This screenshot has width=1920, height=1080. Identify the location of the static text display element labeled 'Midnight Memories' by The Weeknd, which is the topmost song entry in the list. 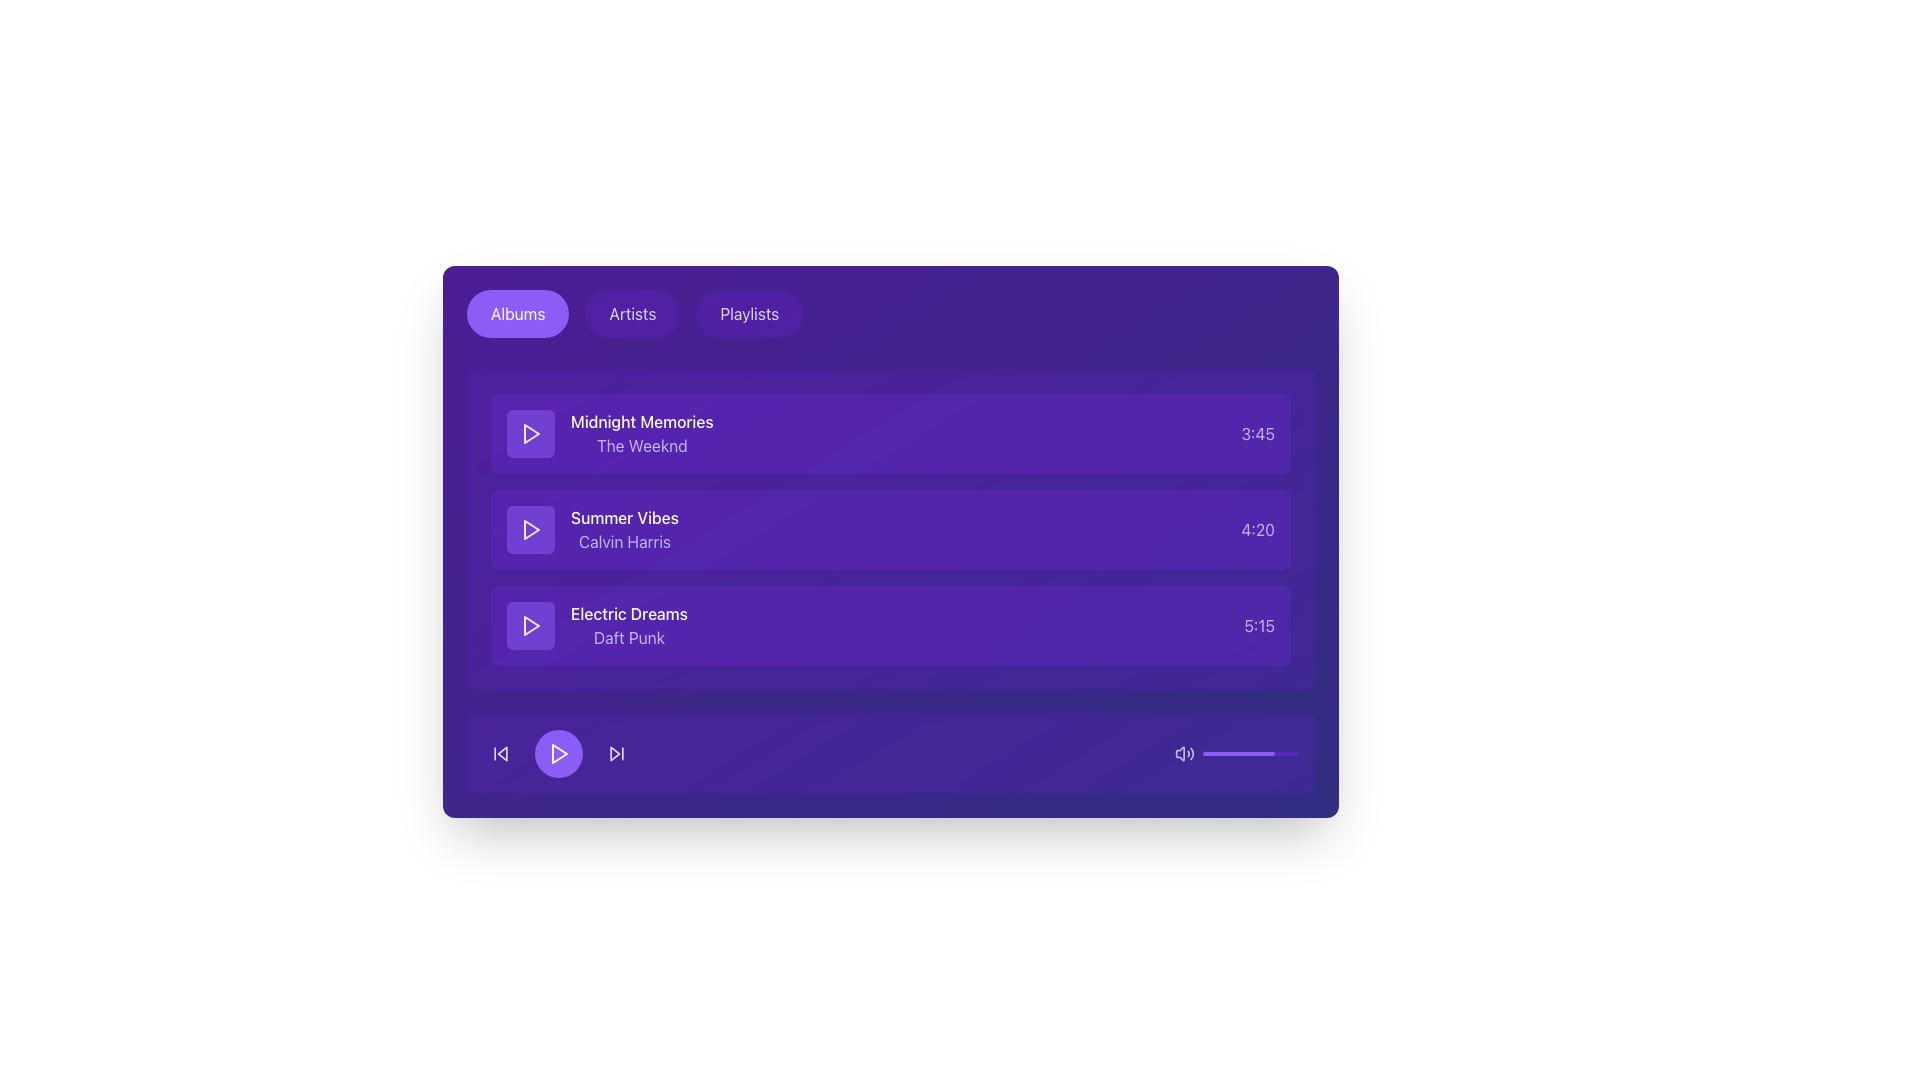
(642, 433).